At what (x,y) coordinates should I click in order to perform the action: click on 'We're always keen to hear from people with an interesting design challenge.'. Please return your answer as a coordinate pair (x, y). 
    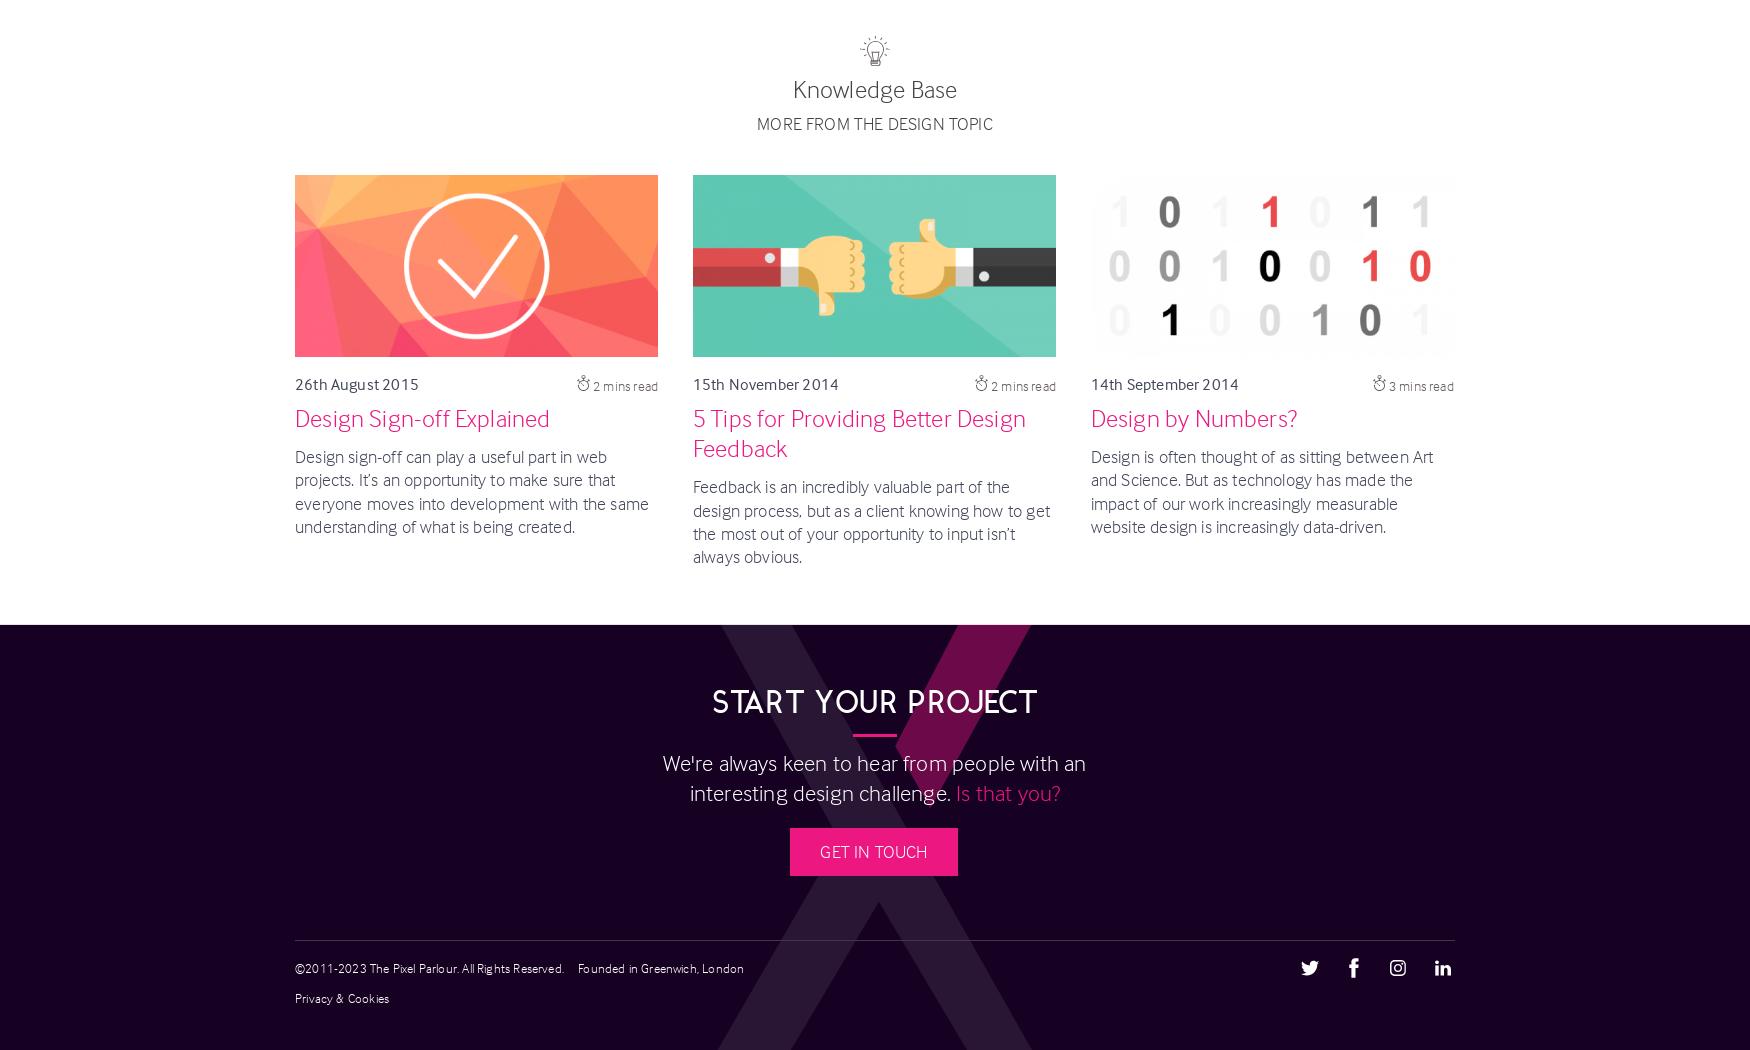
    Looking at the image, I should click on (662, 777).